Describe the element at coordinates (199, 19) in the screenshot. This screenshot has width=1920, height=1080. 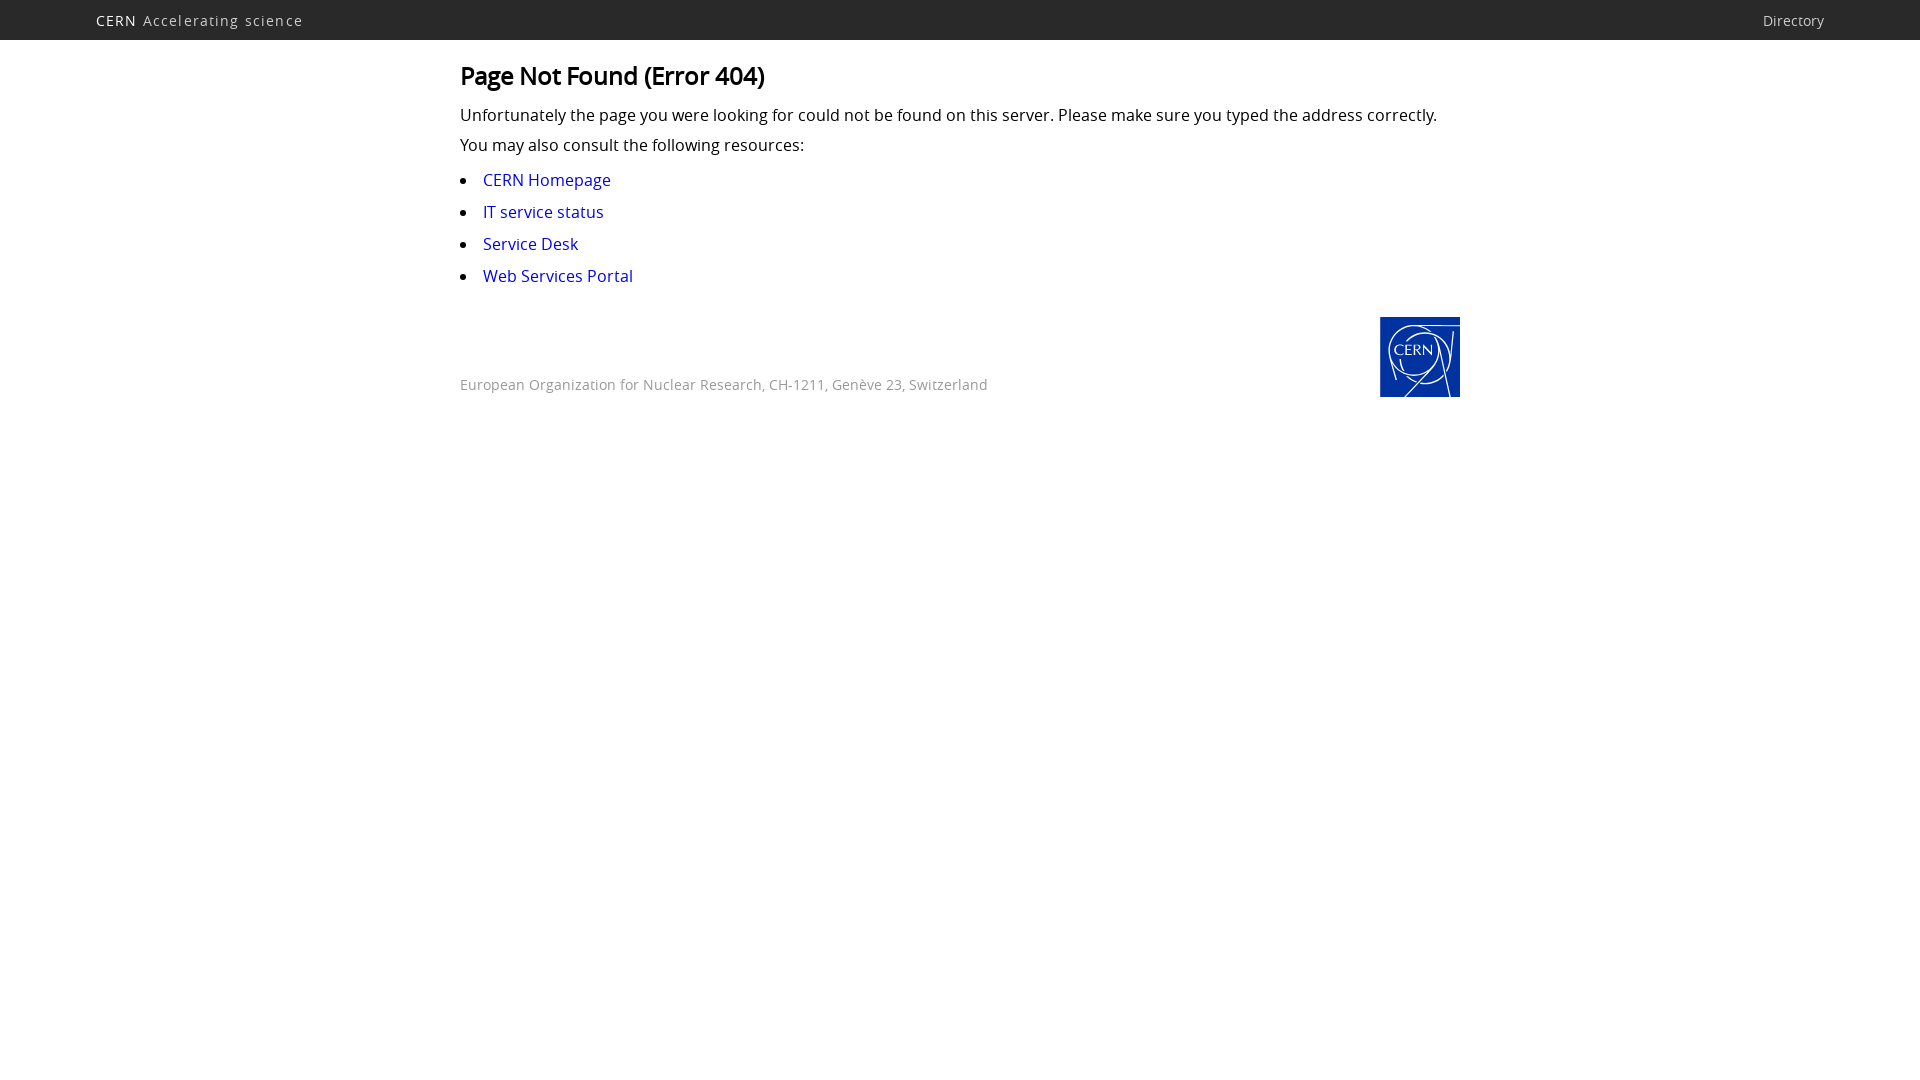
I see `'CERN Accelerating science'` at that location.